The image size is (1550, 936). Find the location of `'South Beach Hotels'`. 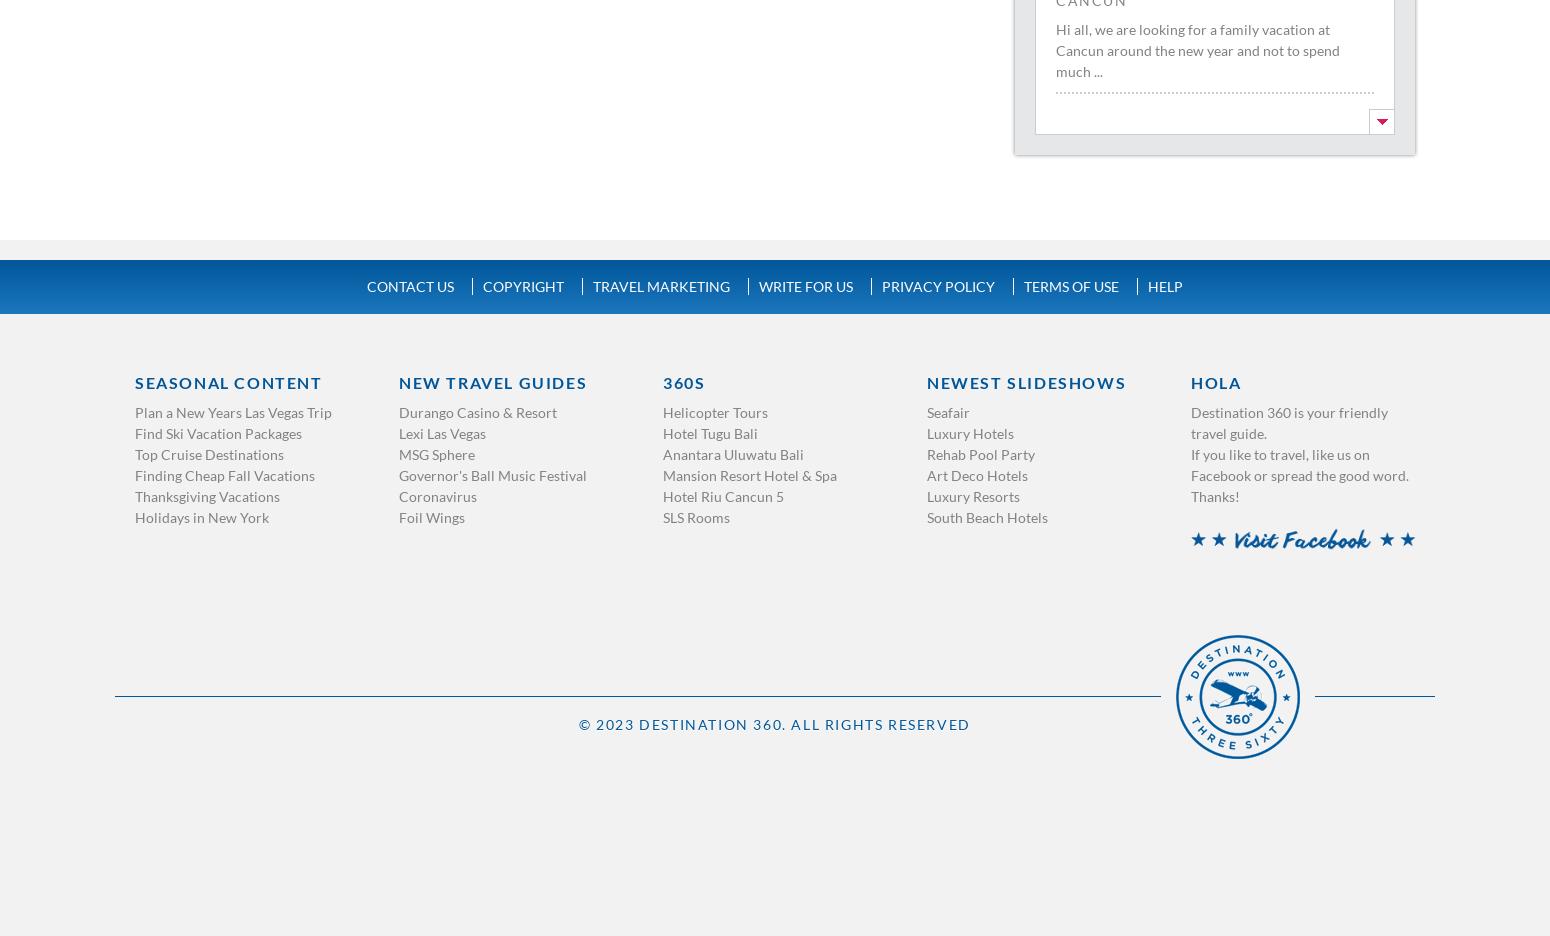

'South Beach Hotels' is located at coordinates (927, 516).